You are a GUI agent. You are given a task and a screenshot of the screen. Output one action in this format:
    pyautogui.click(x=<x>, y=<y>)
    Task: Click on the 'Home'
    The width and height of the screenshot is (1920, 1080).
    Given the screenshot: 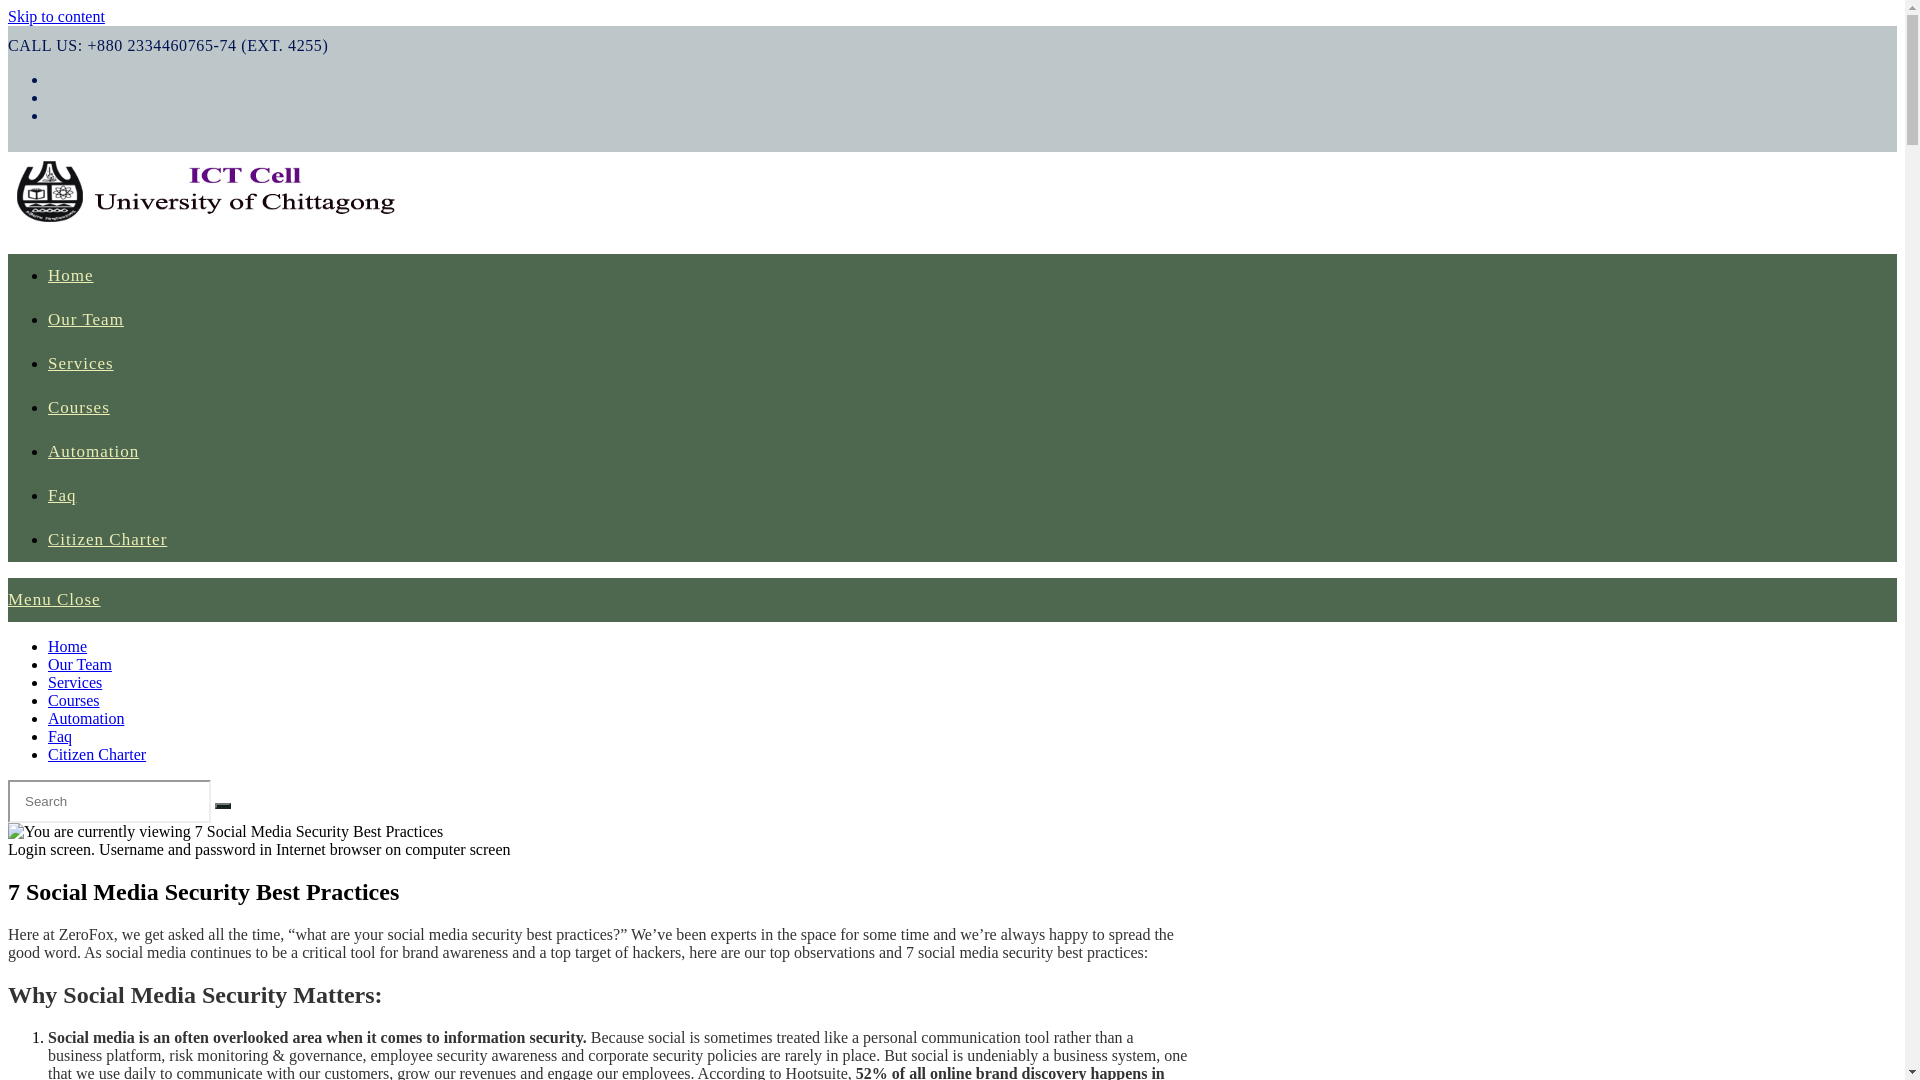 What is the action you would take?
    pyautogui.click(x=67, y=646)
    